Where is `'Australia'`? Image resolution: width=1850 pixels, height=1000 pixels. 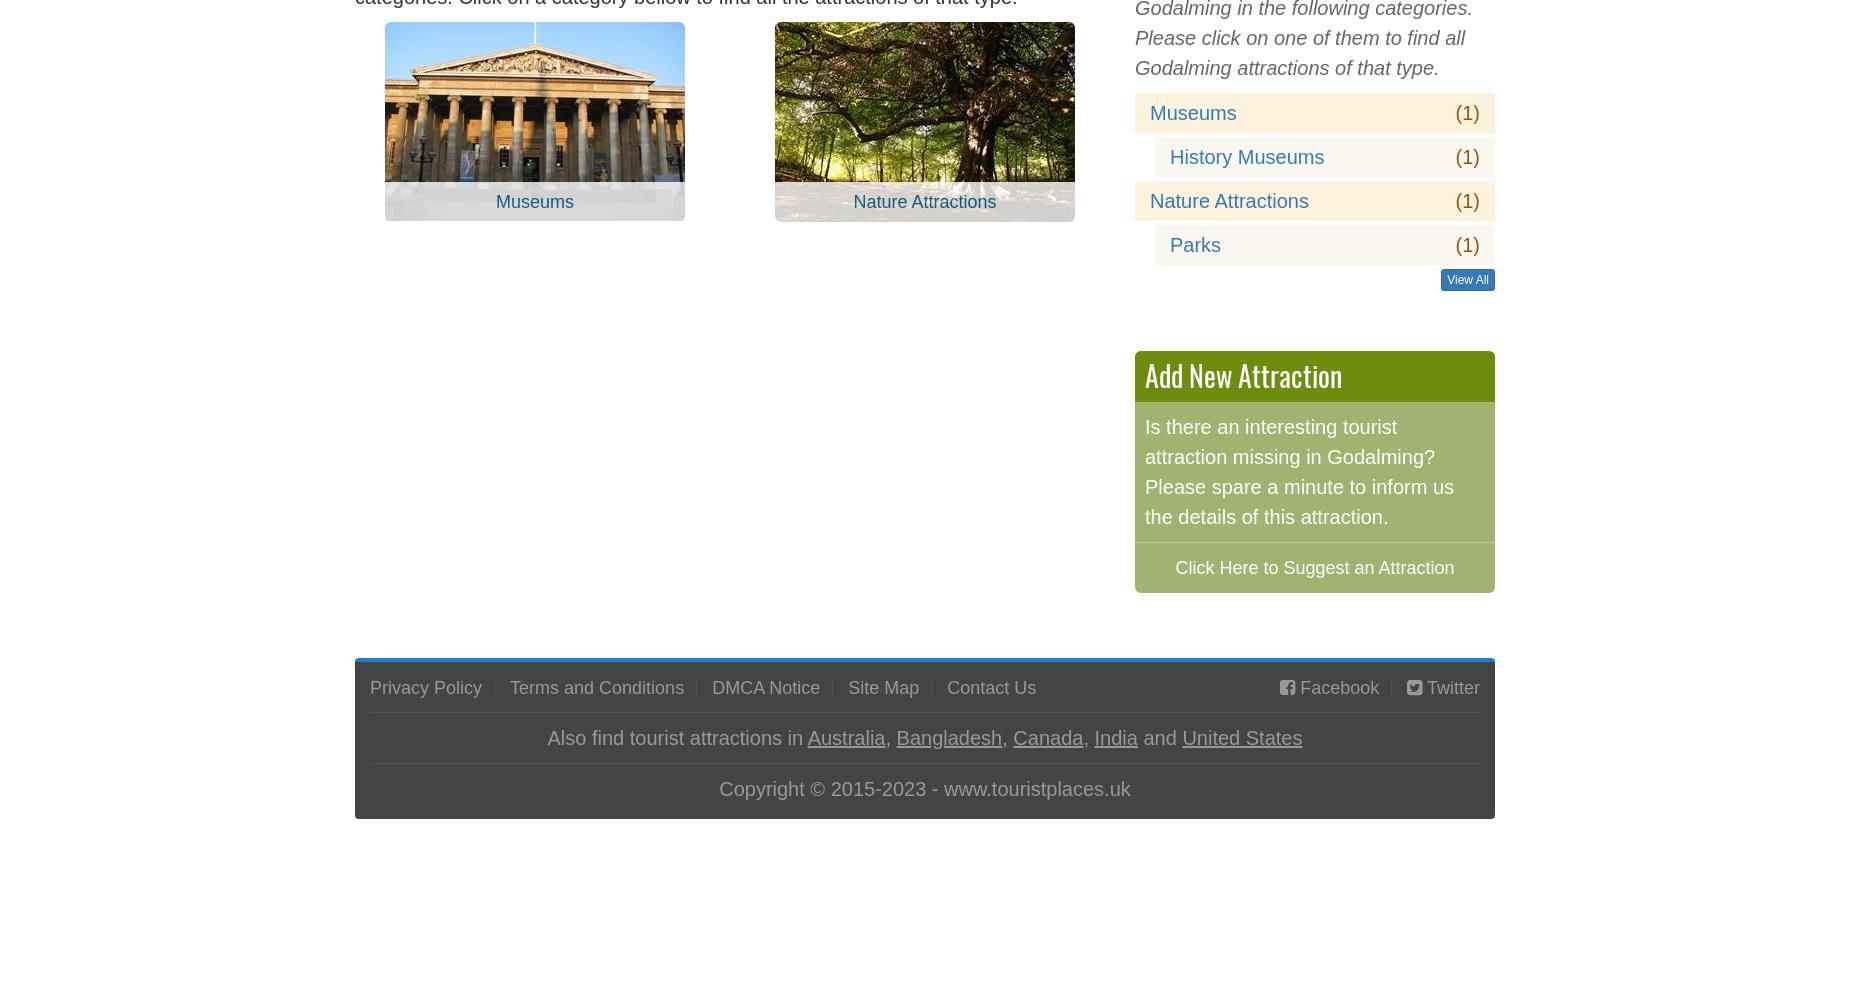 'Australia' is located at coordinates (846, 736).